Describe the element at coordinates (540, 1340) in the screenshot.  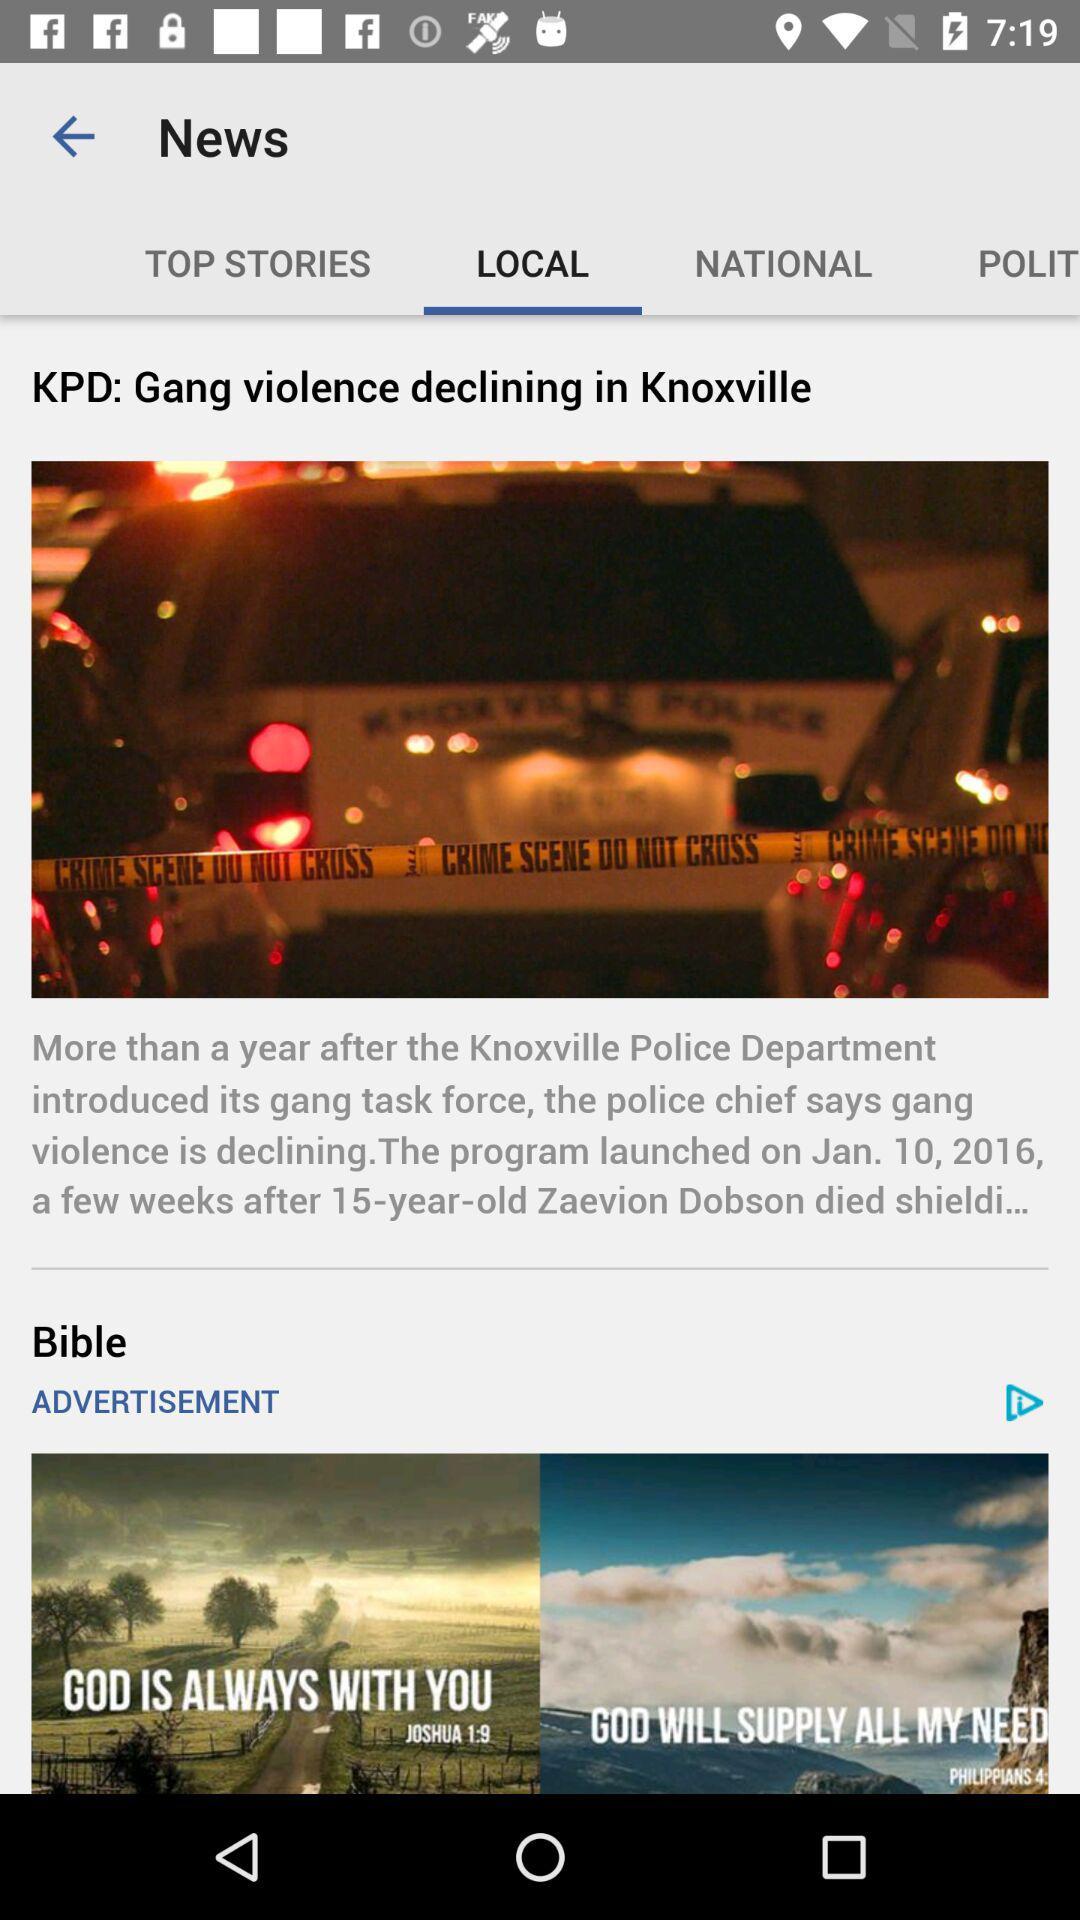
I see `icon above advertisement icon` at that location.